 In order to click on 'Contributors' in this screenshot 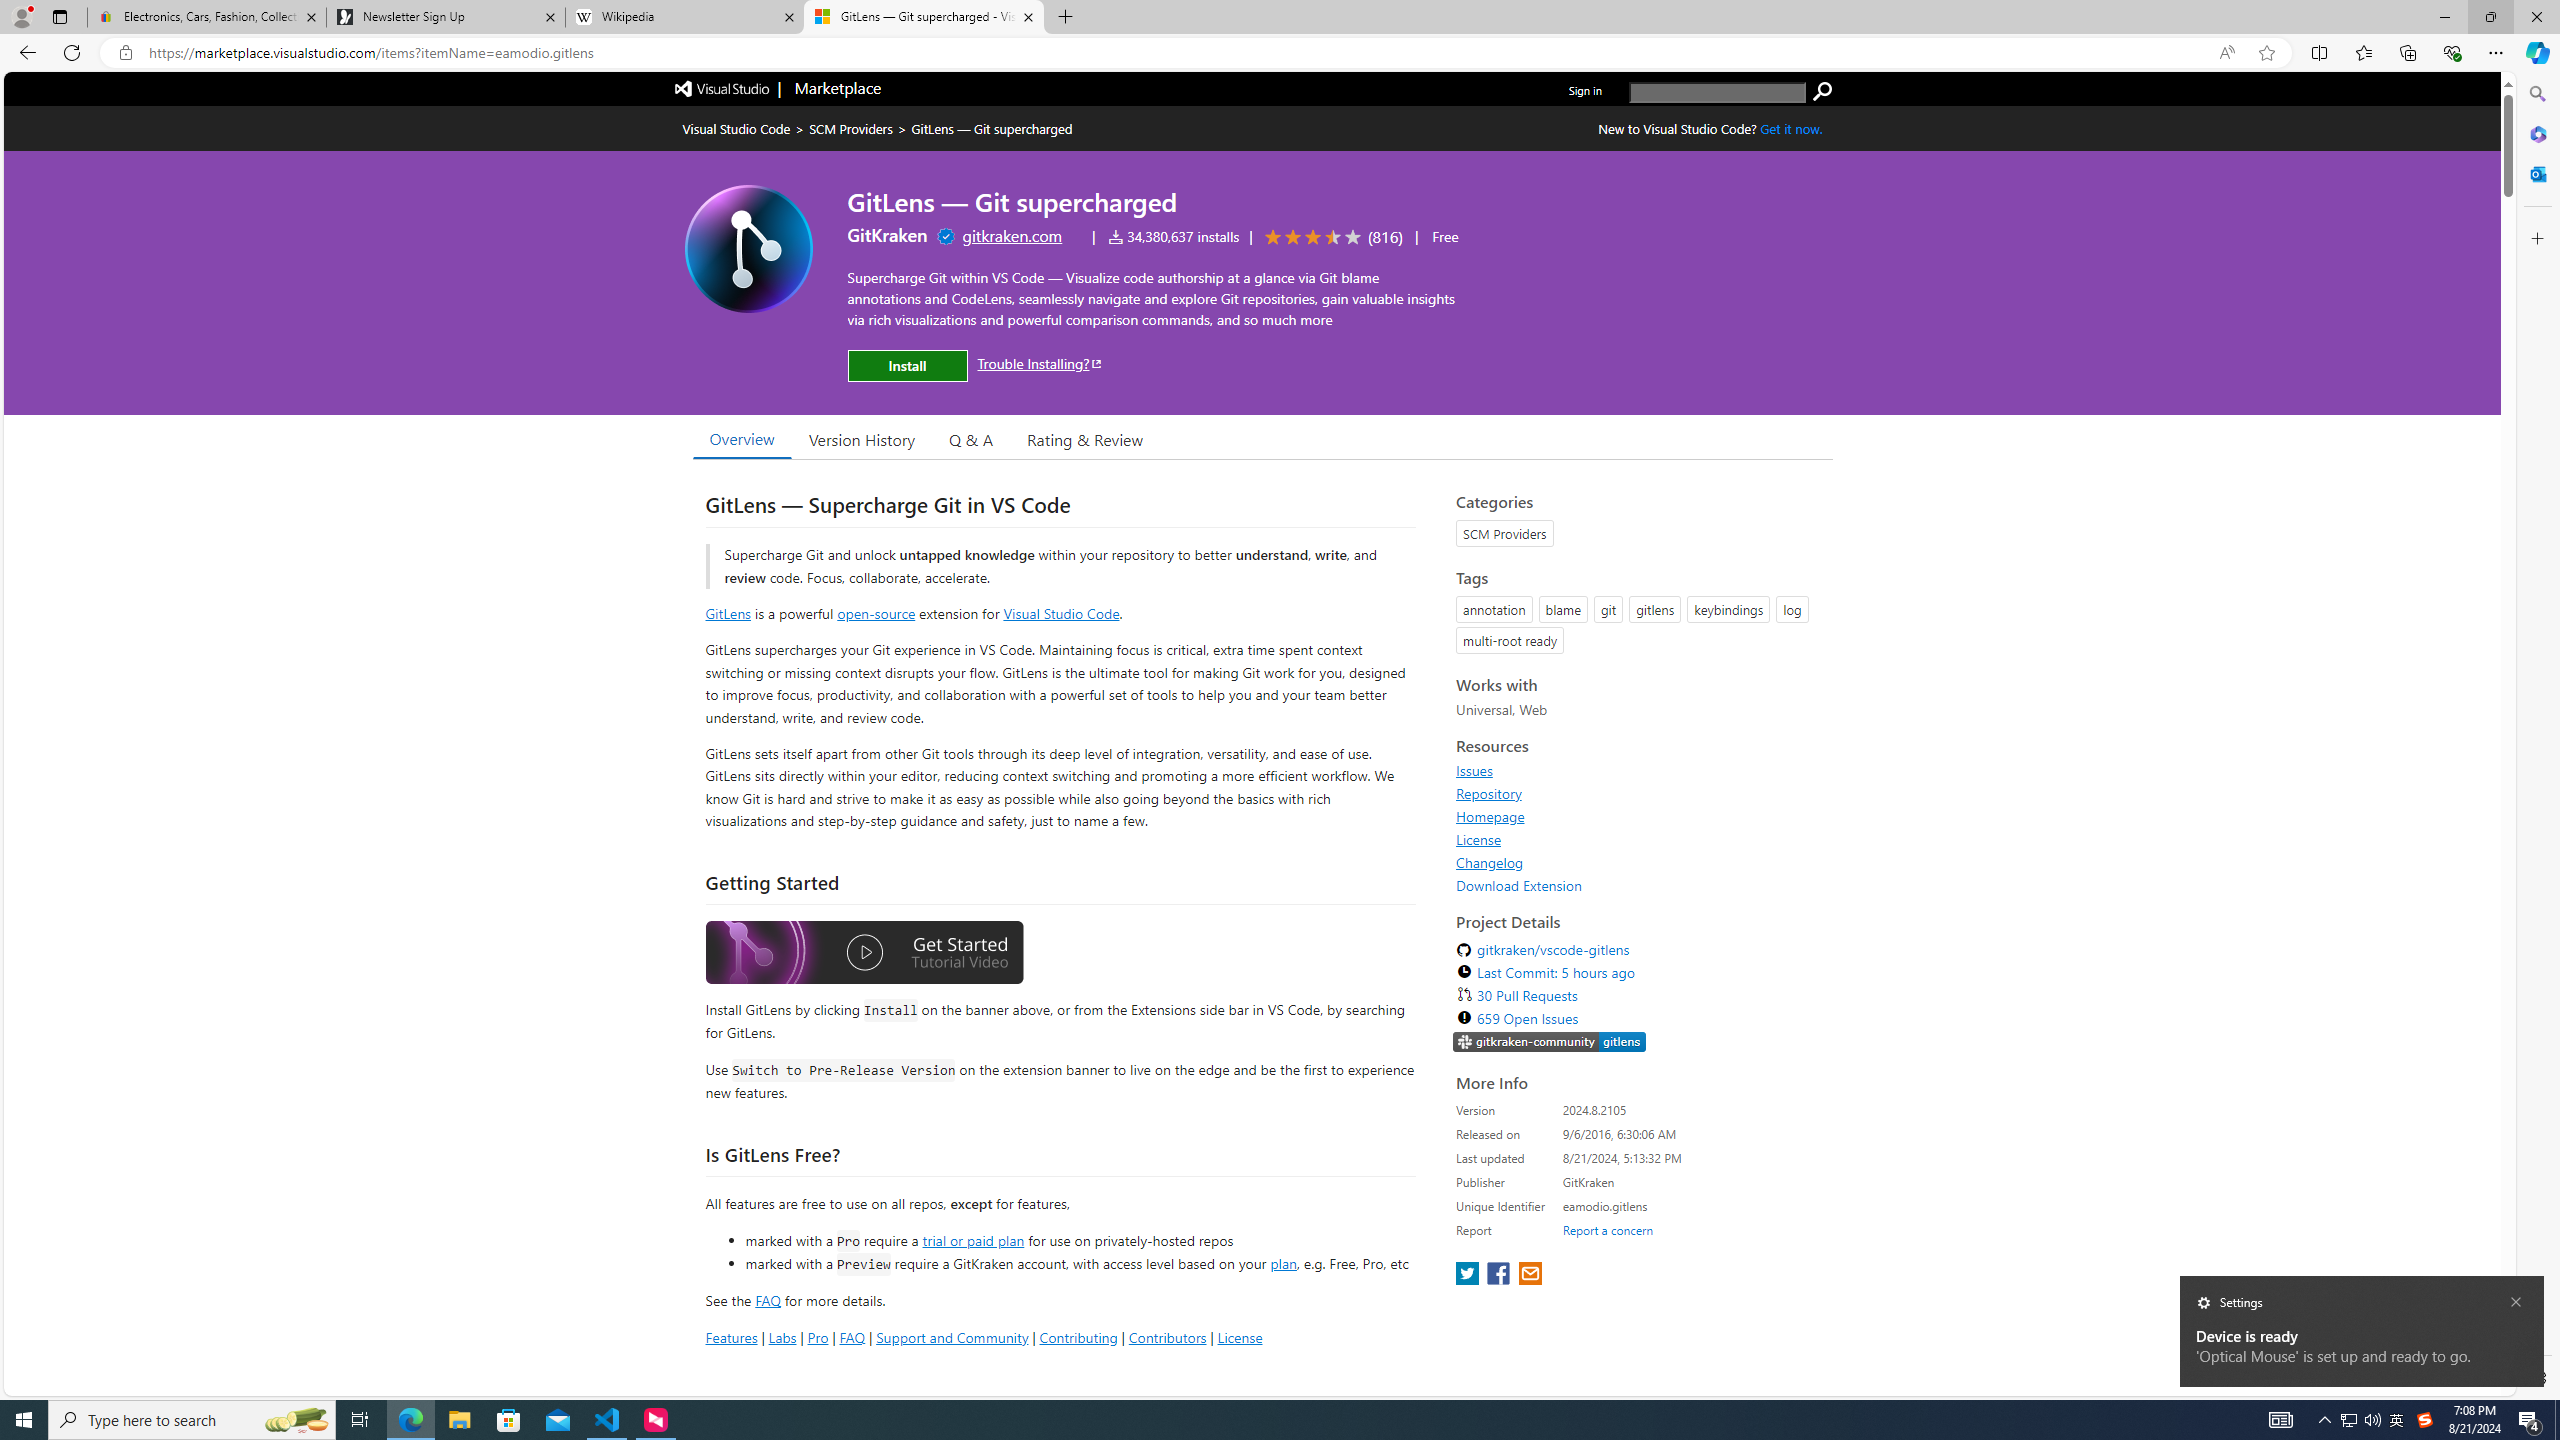, I will do `click(1166, 1336)`.